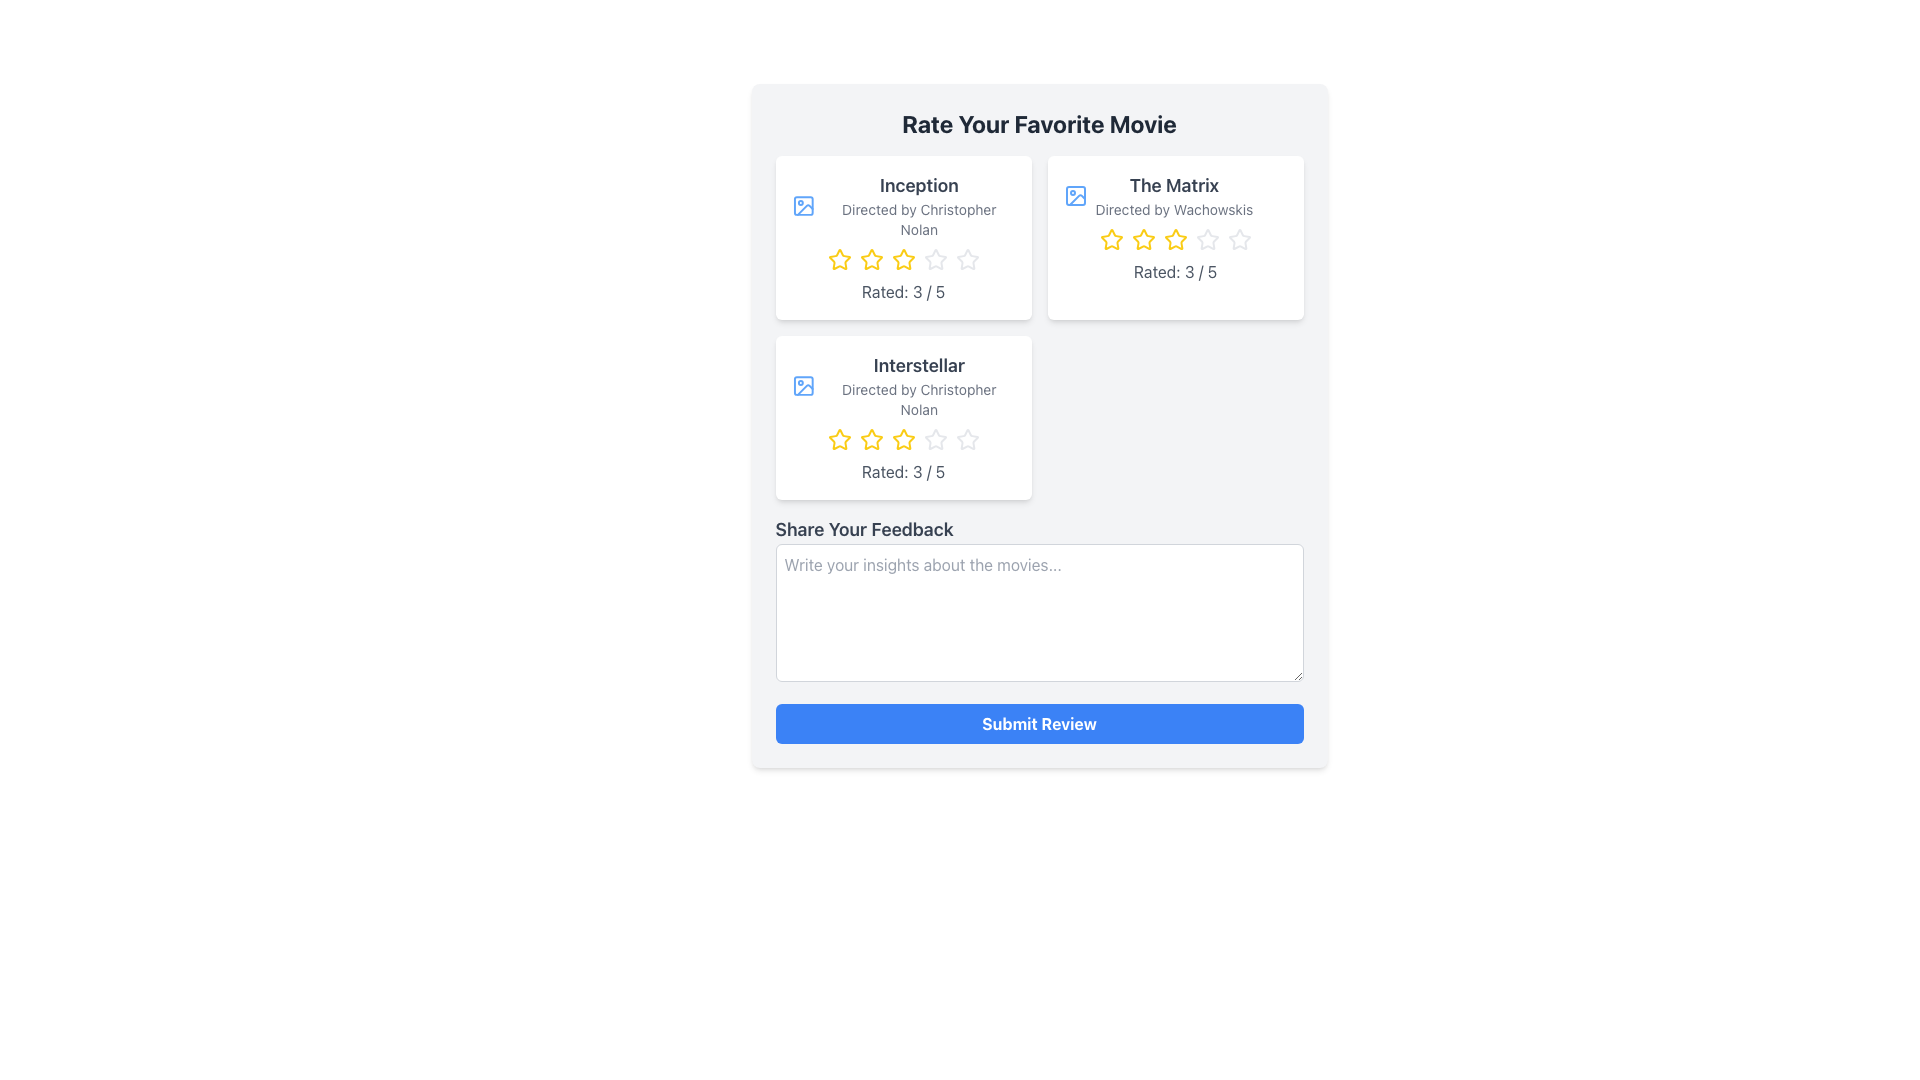 The width and height of the screenshot is (1920, 1080). What do you see at coordinates (803, 385) in the screenshot?
I see `the SVG rectangle with rounded corners that serves as an icon placeholder for the movie 'Interstellar', located in the bottom left section of the primary layout grid` at bounding box center [803, 385].